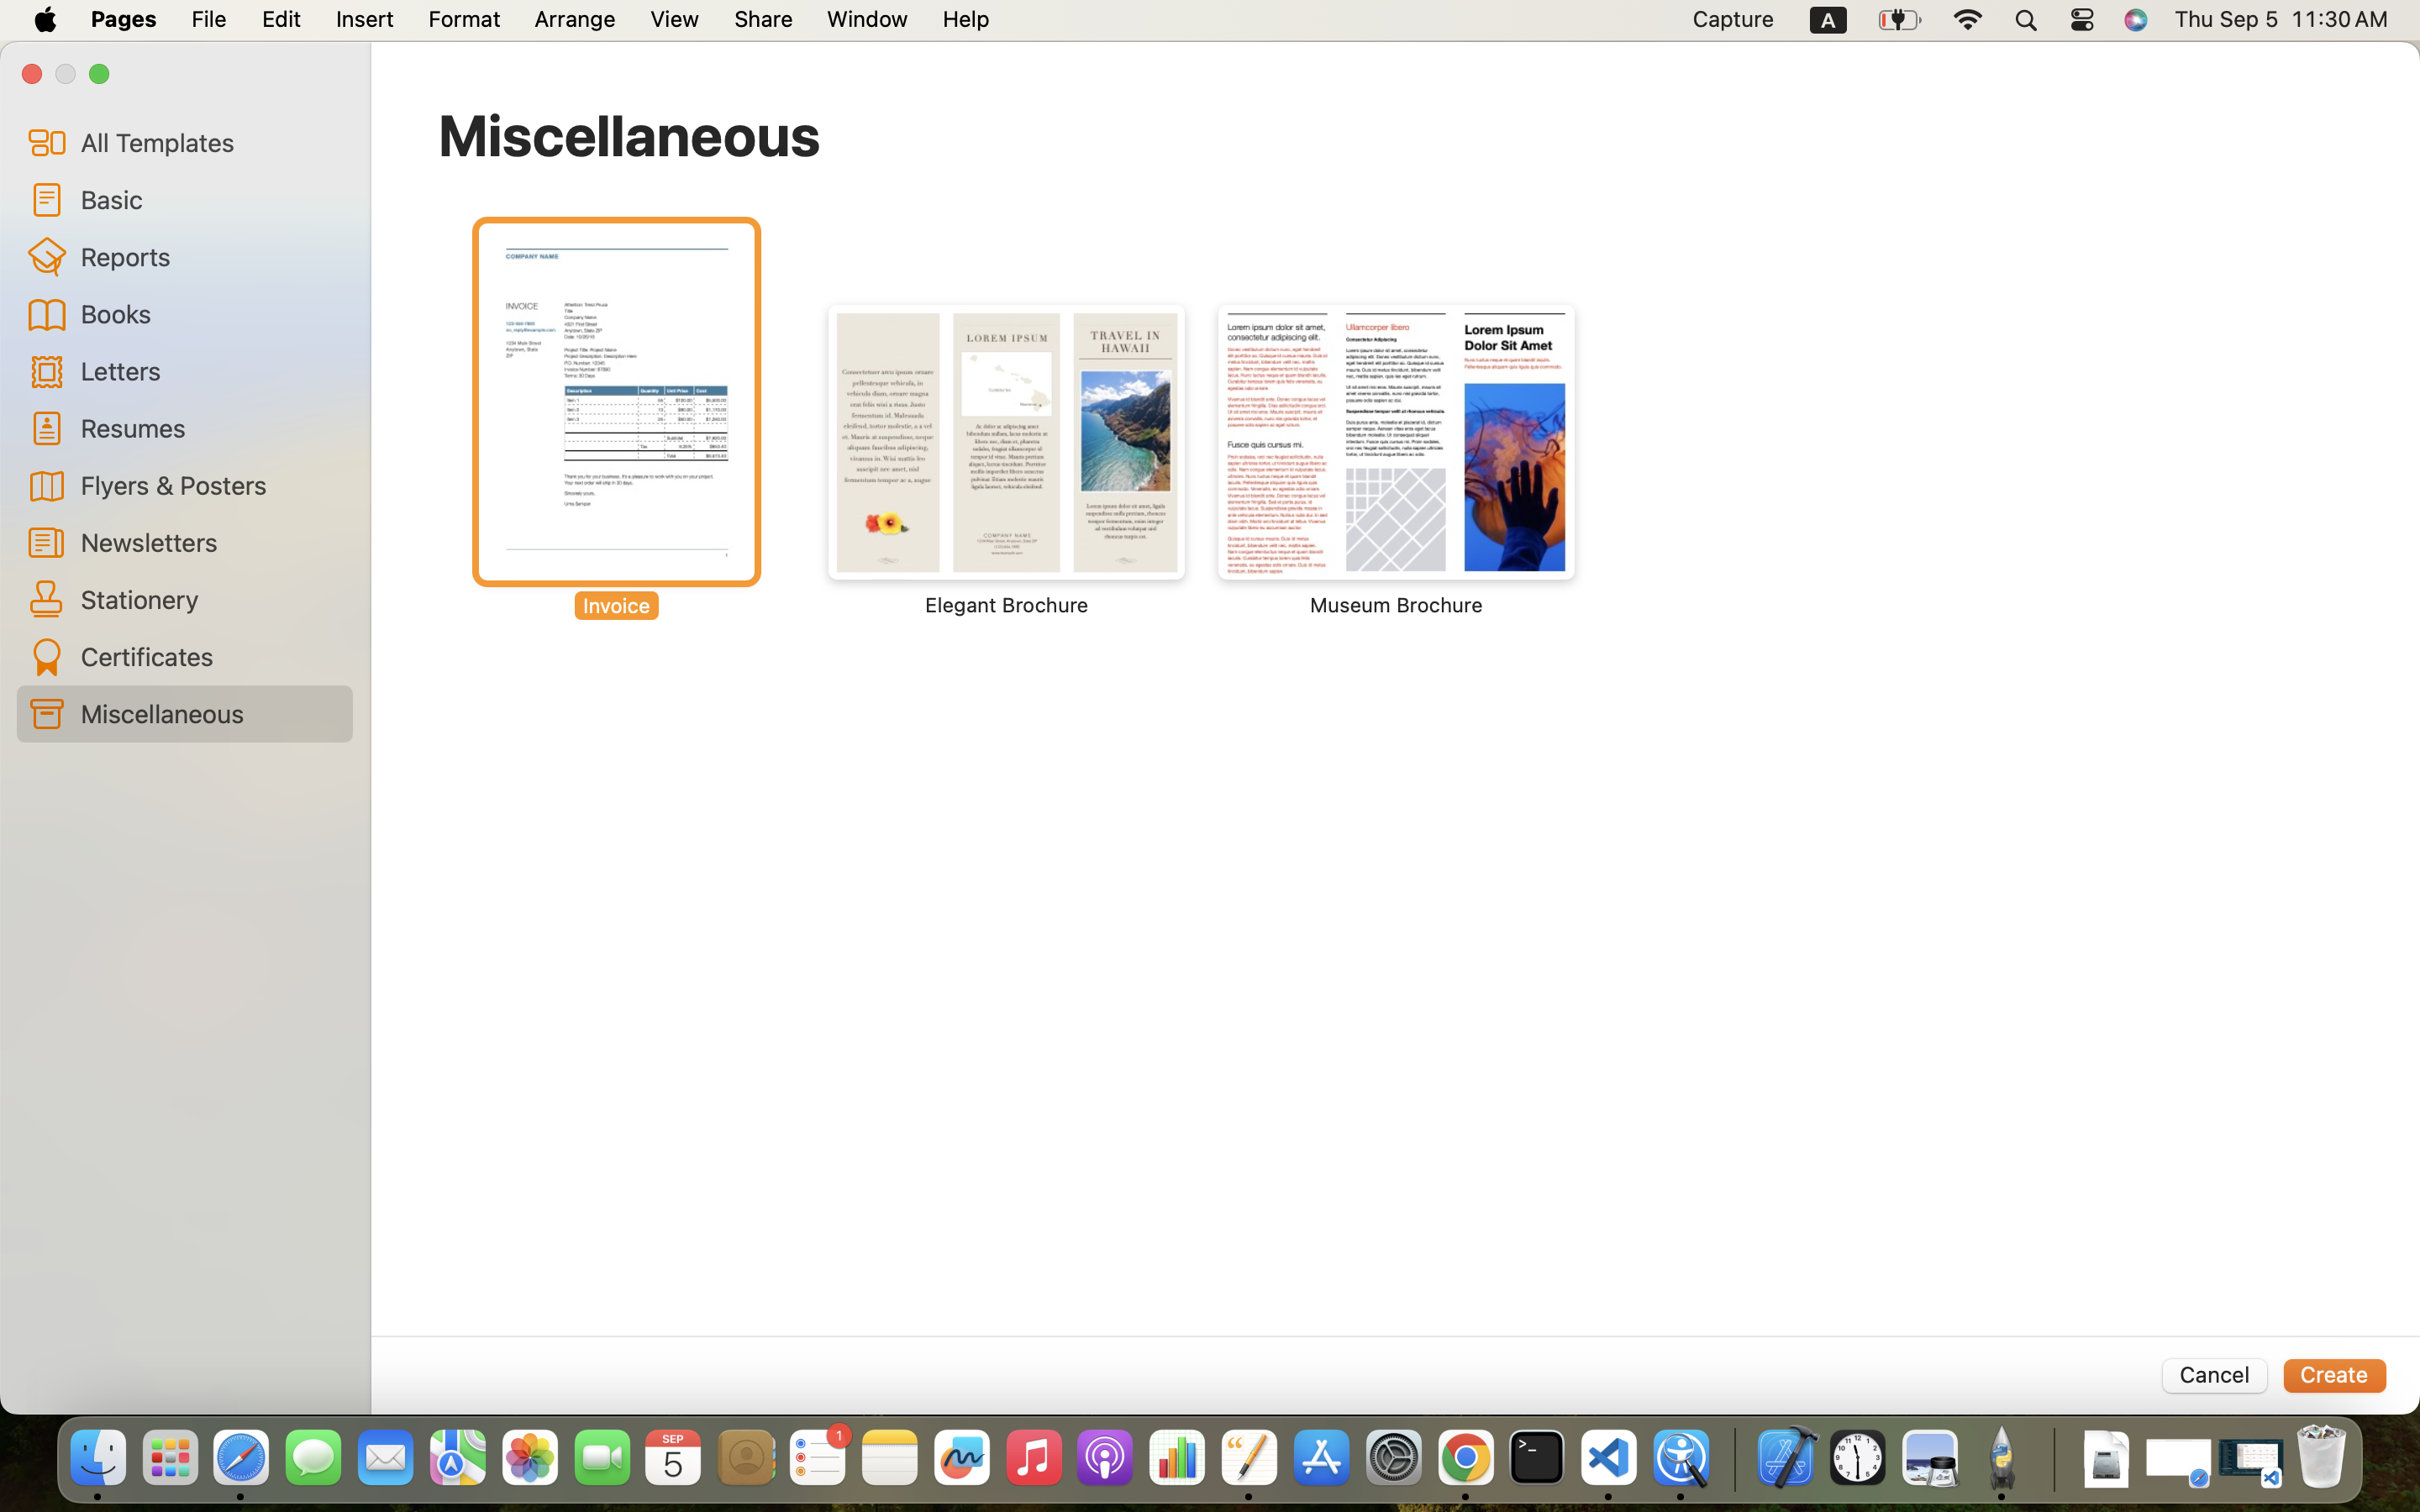 This screenshot has height=1512, width=2420. What do you see at coordinates (208, 199) in the screenshot?
I see `'Basic'` at bounding box center [208, 199].